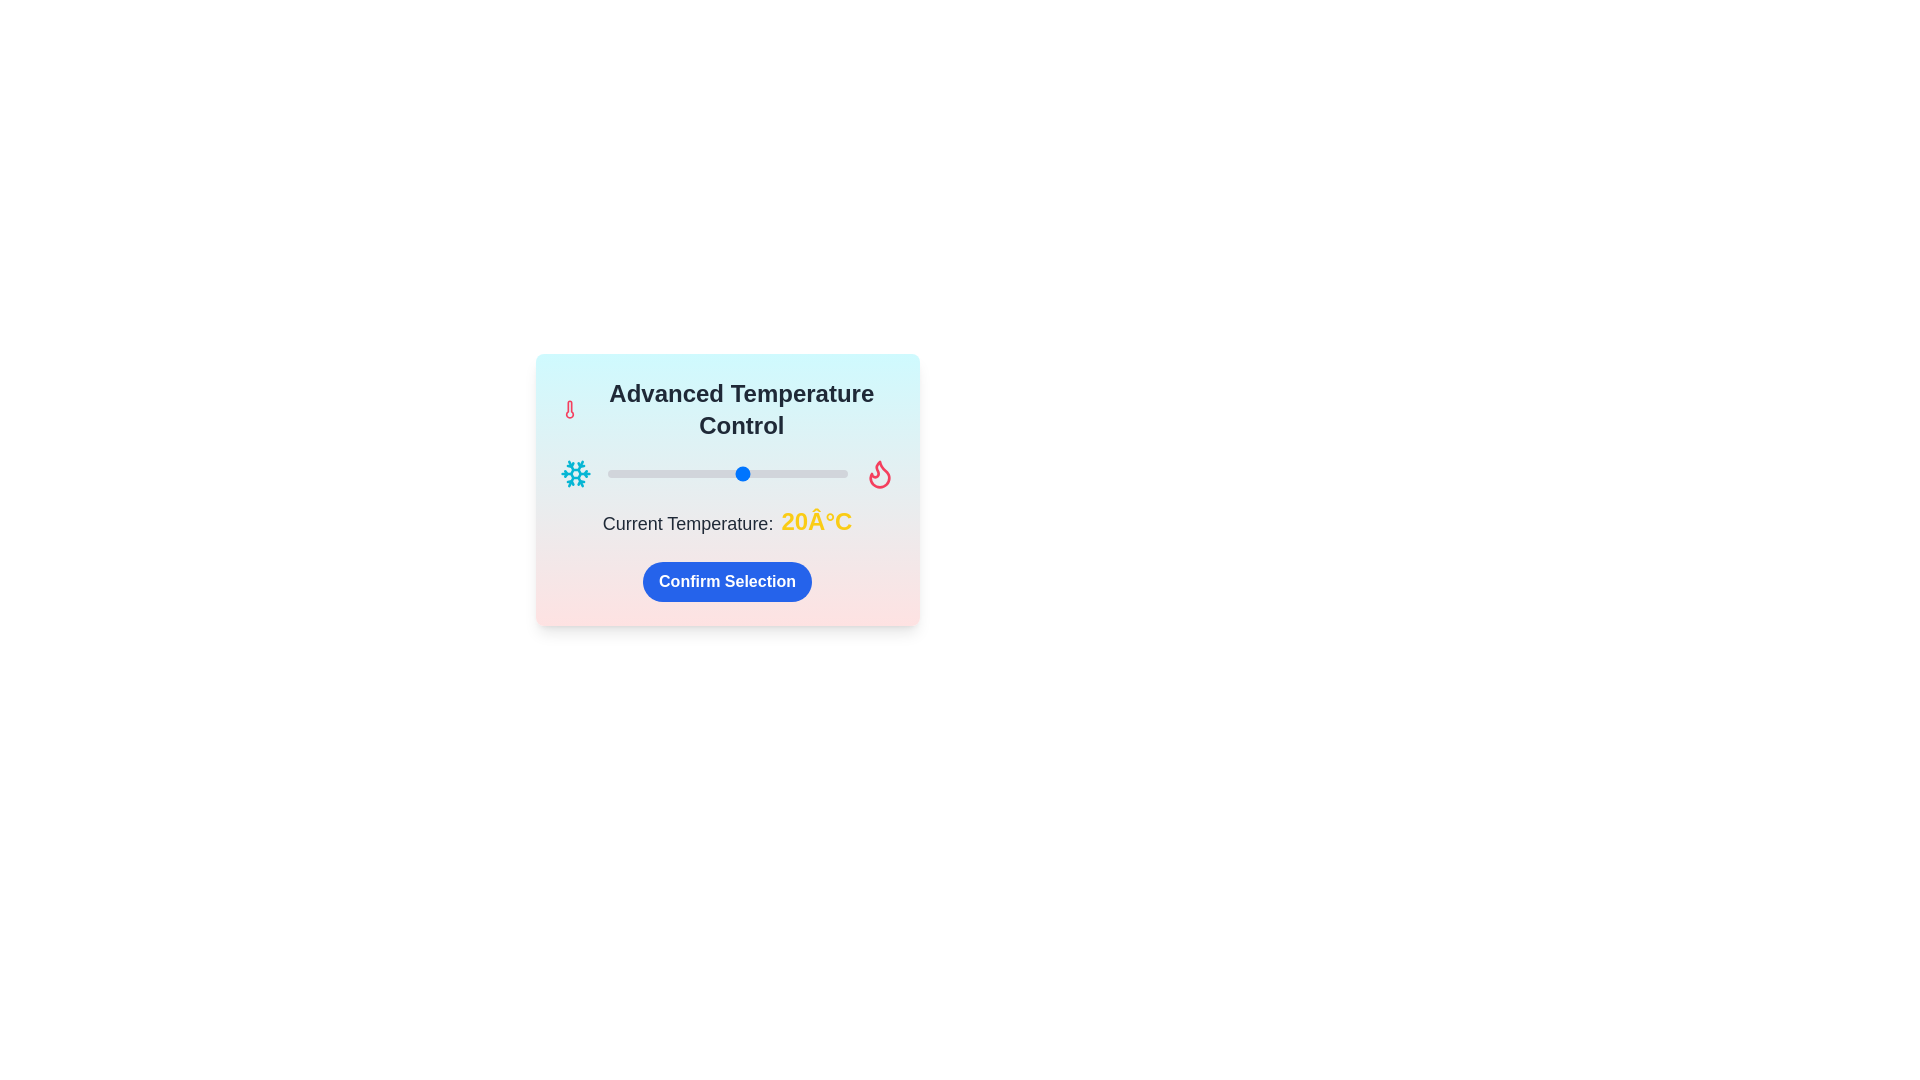 This screenshot has height=1080, width=1920. Describe the element at coordinates (726, 582) in the screenshot. I see `'Confirm Selection' button to submit the temperature` at that location.